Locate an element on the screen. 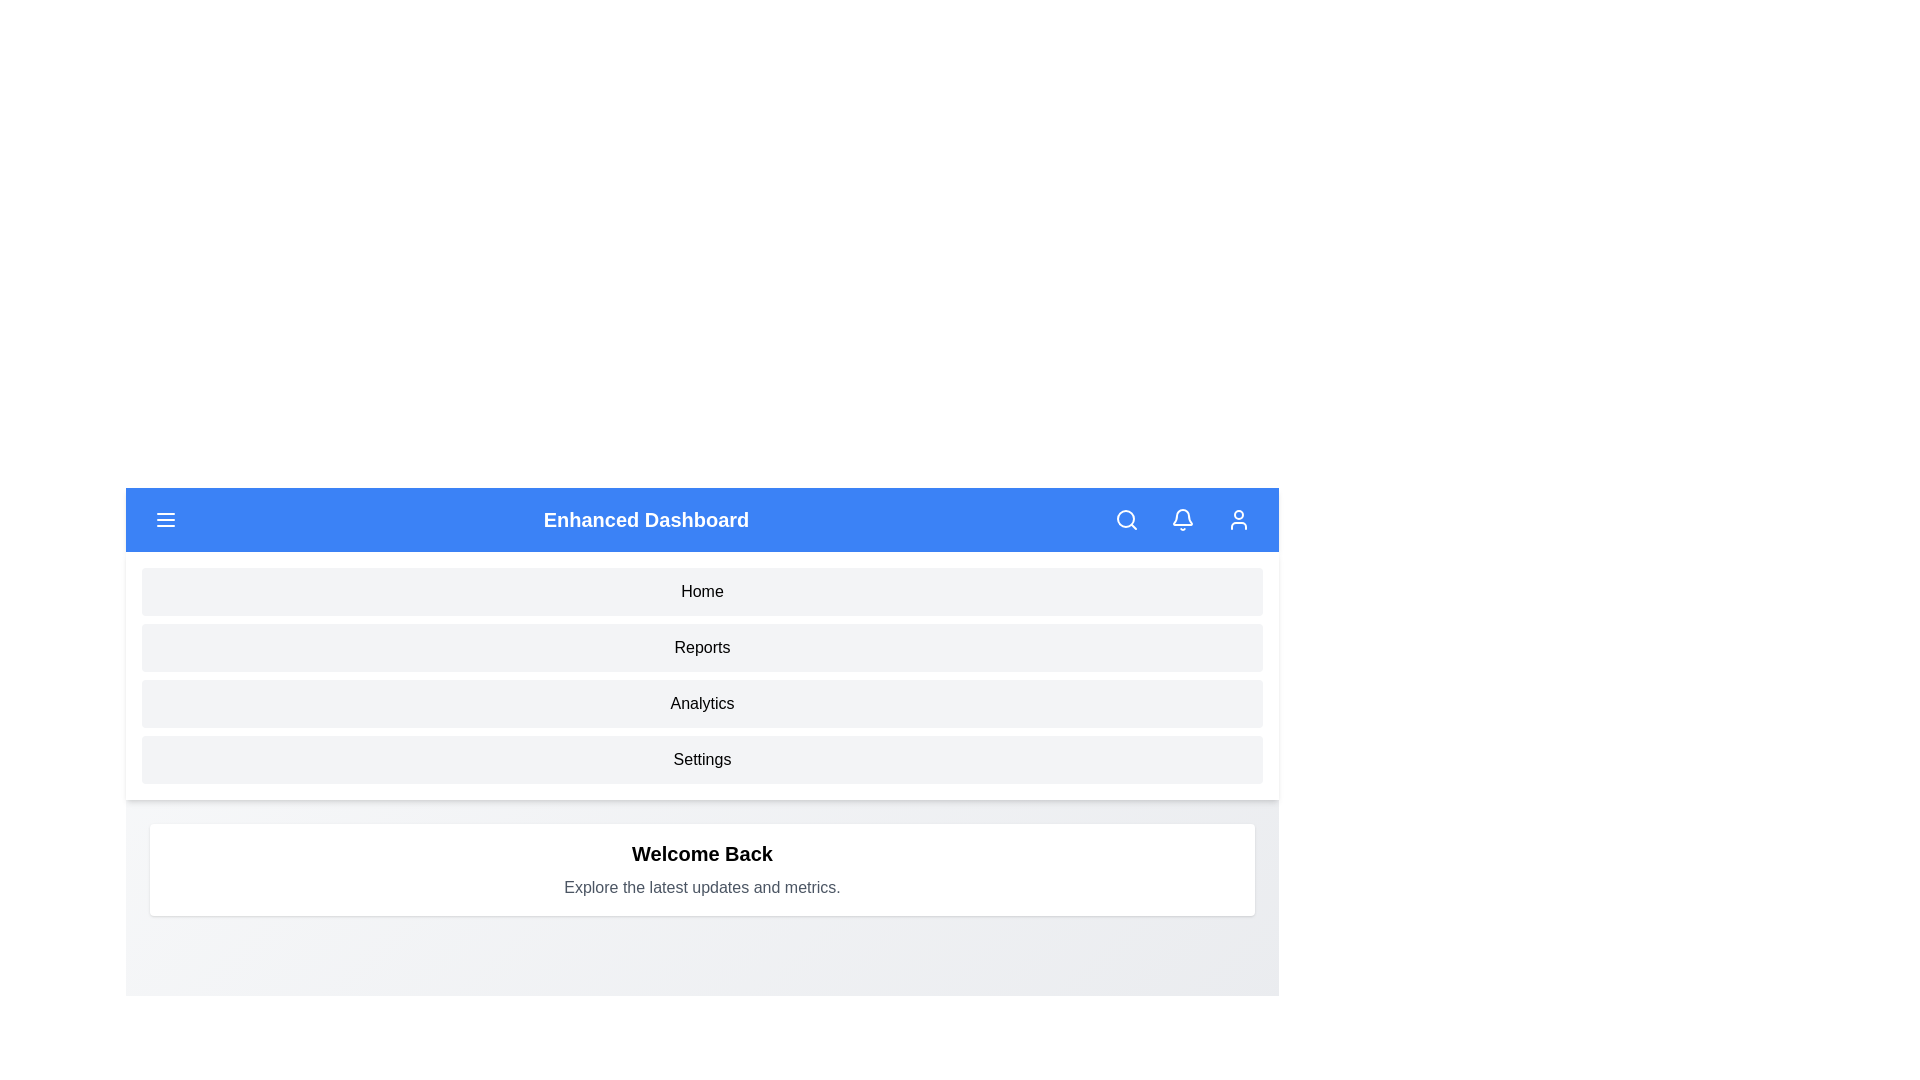  the menu item Reports to navigate to its section is located at coordinates (702, 648).